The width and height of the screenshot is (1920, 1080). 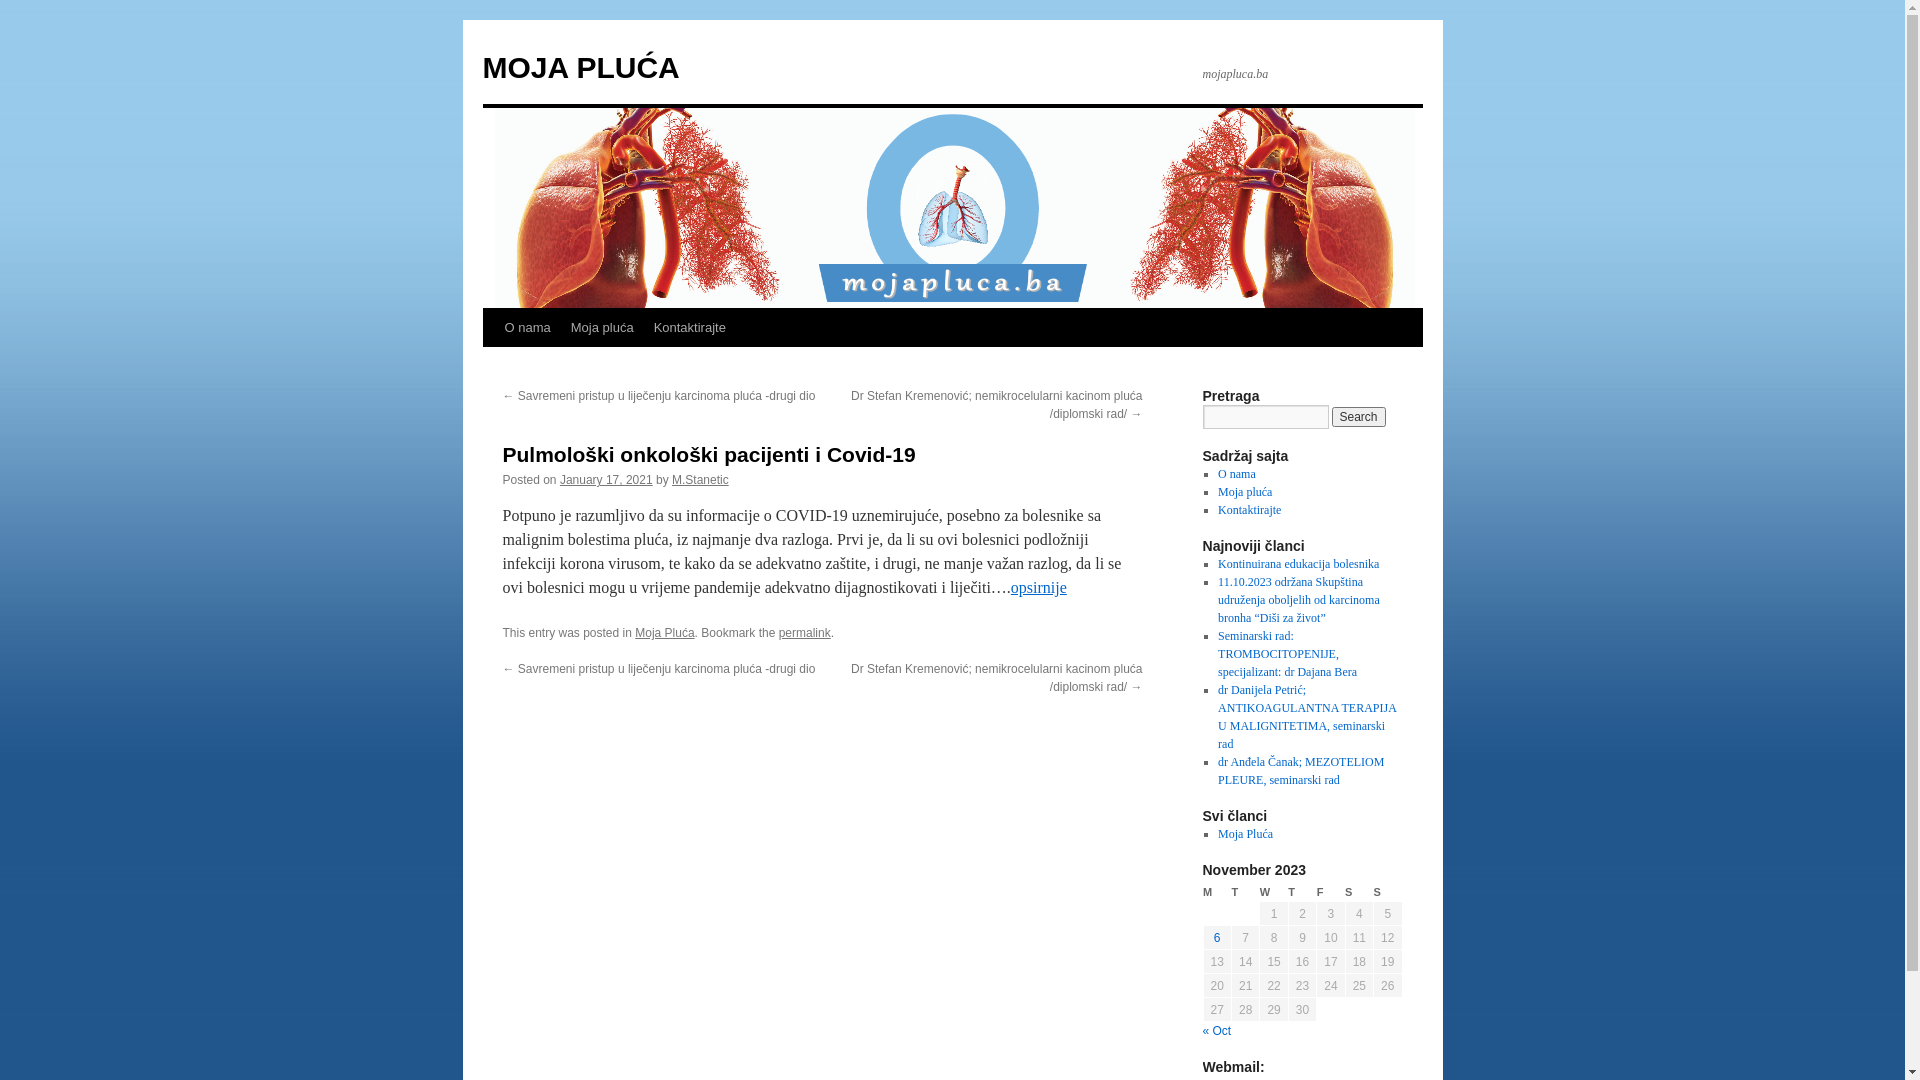 I want to click on 'O nama', so click(x=527, y=326).